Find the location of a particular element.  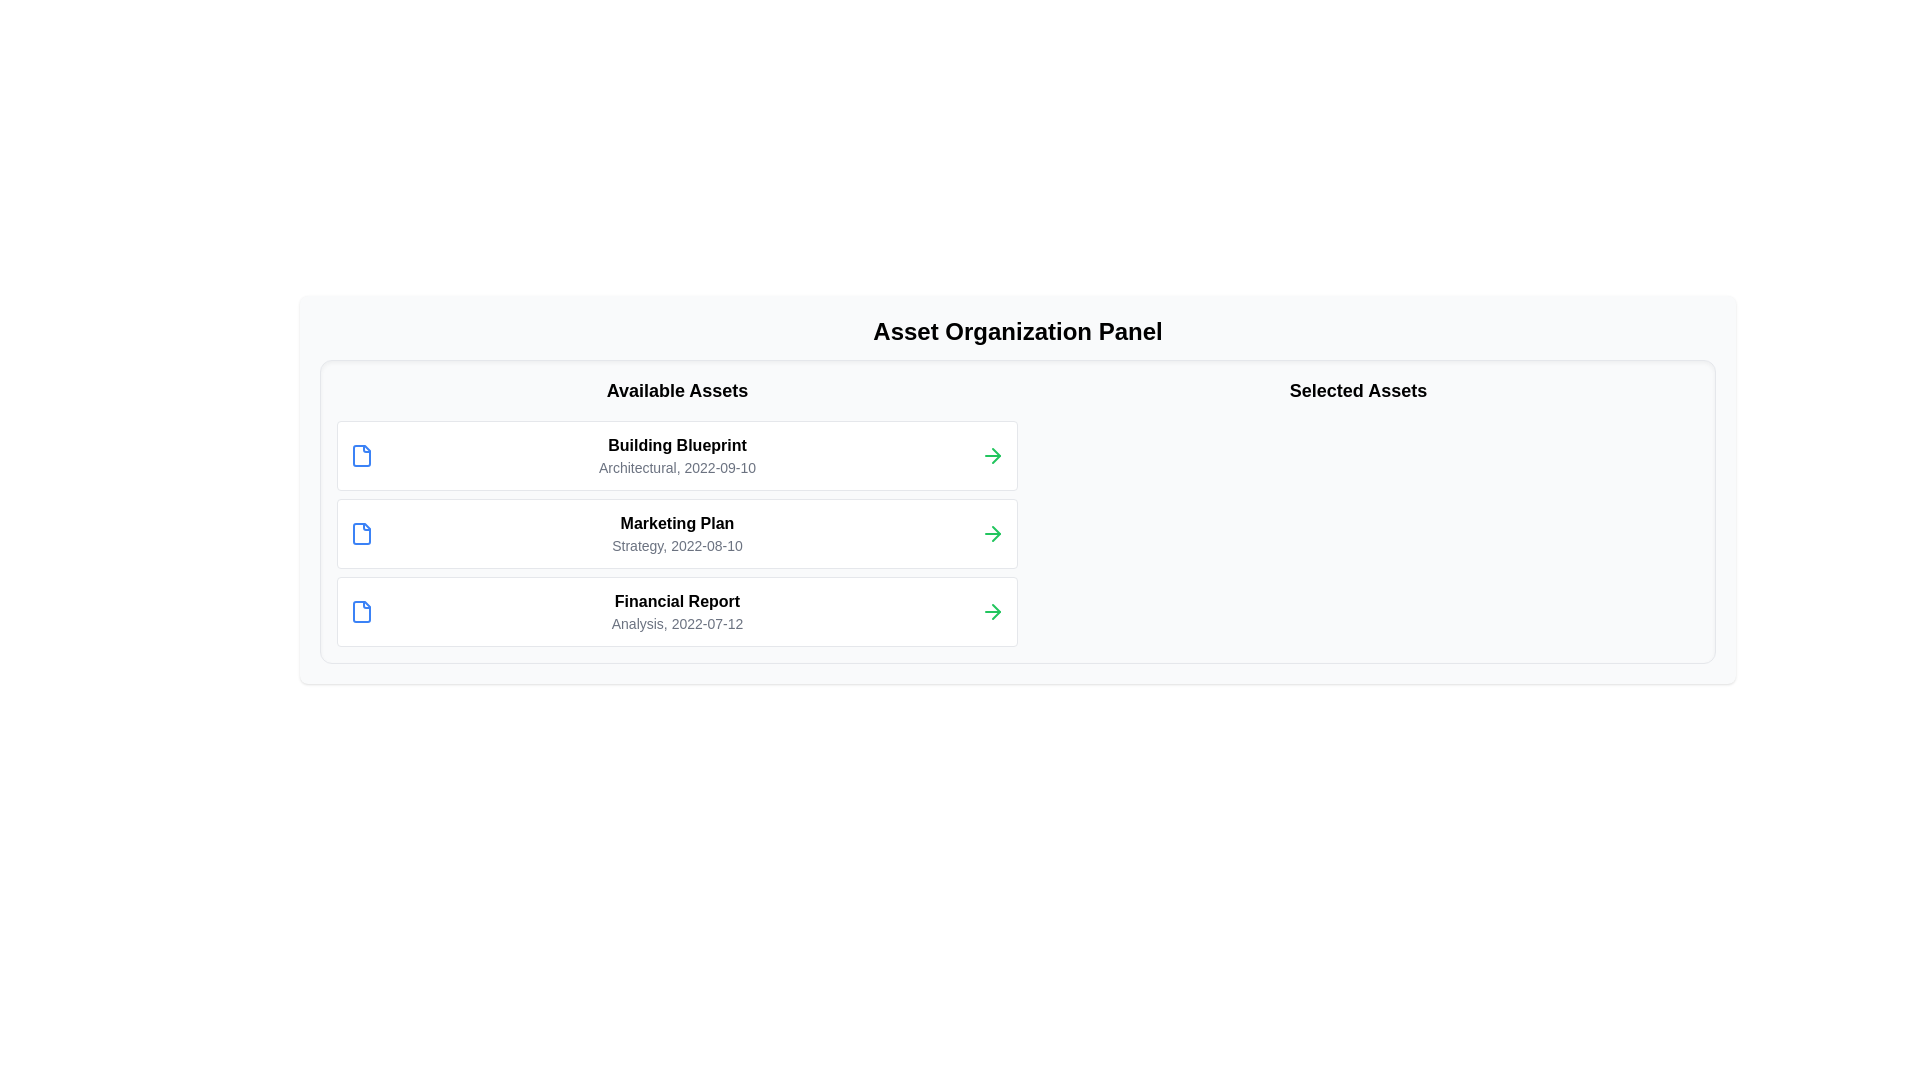

the Text Label providing metadata for the 'Building Blueprint' item located in the 'Available Assets' panel, which is positioned inside a card structure under the title 'Building Blueprint' is located at coordinates (677, 467).